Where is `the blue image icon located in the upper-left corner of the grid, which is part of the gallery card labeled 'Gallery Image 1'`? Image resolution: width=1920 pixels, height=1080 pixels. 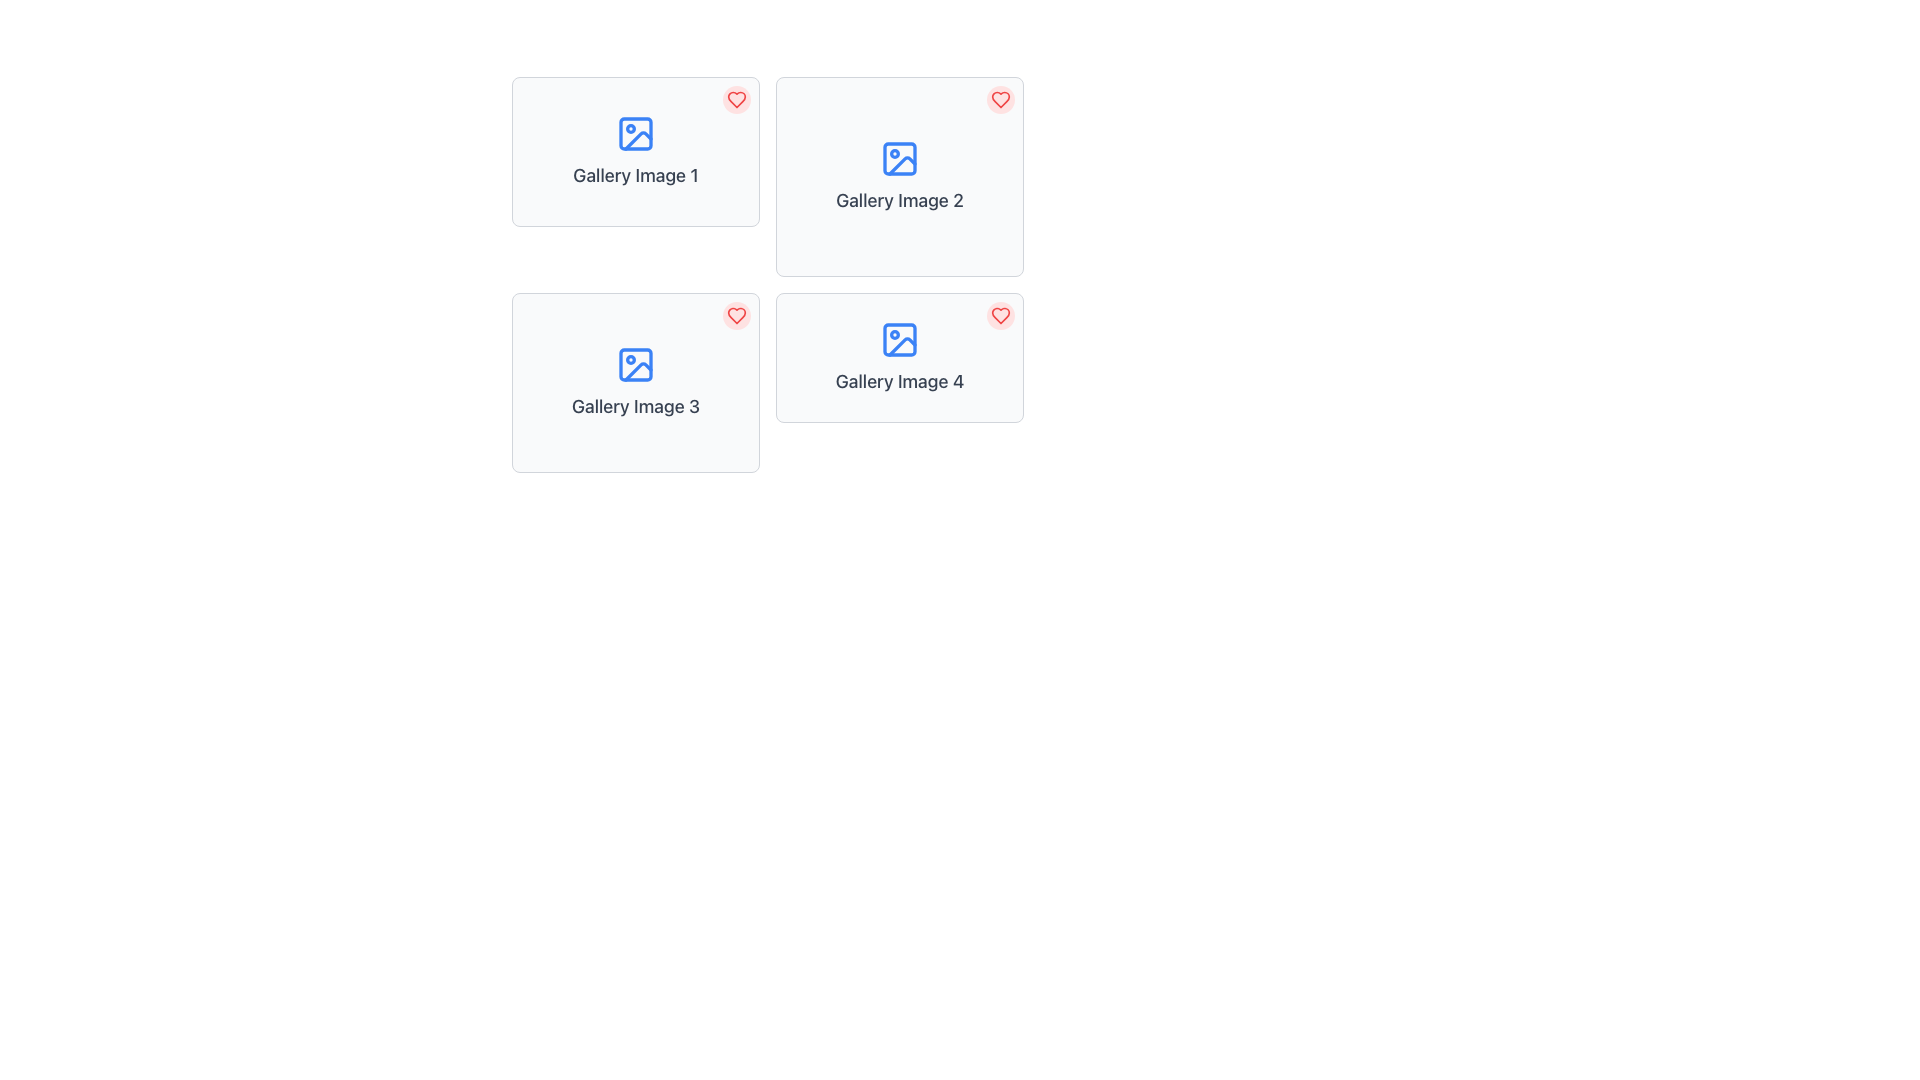
the blue image icon located in the upper-left corner of the grid, which is part of the gallery card labeled 'Gallery Image 1' is located at coordinates (634, 134).